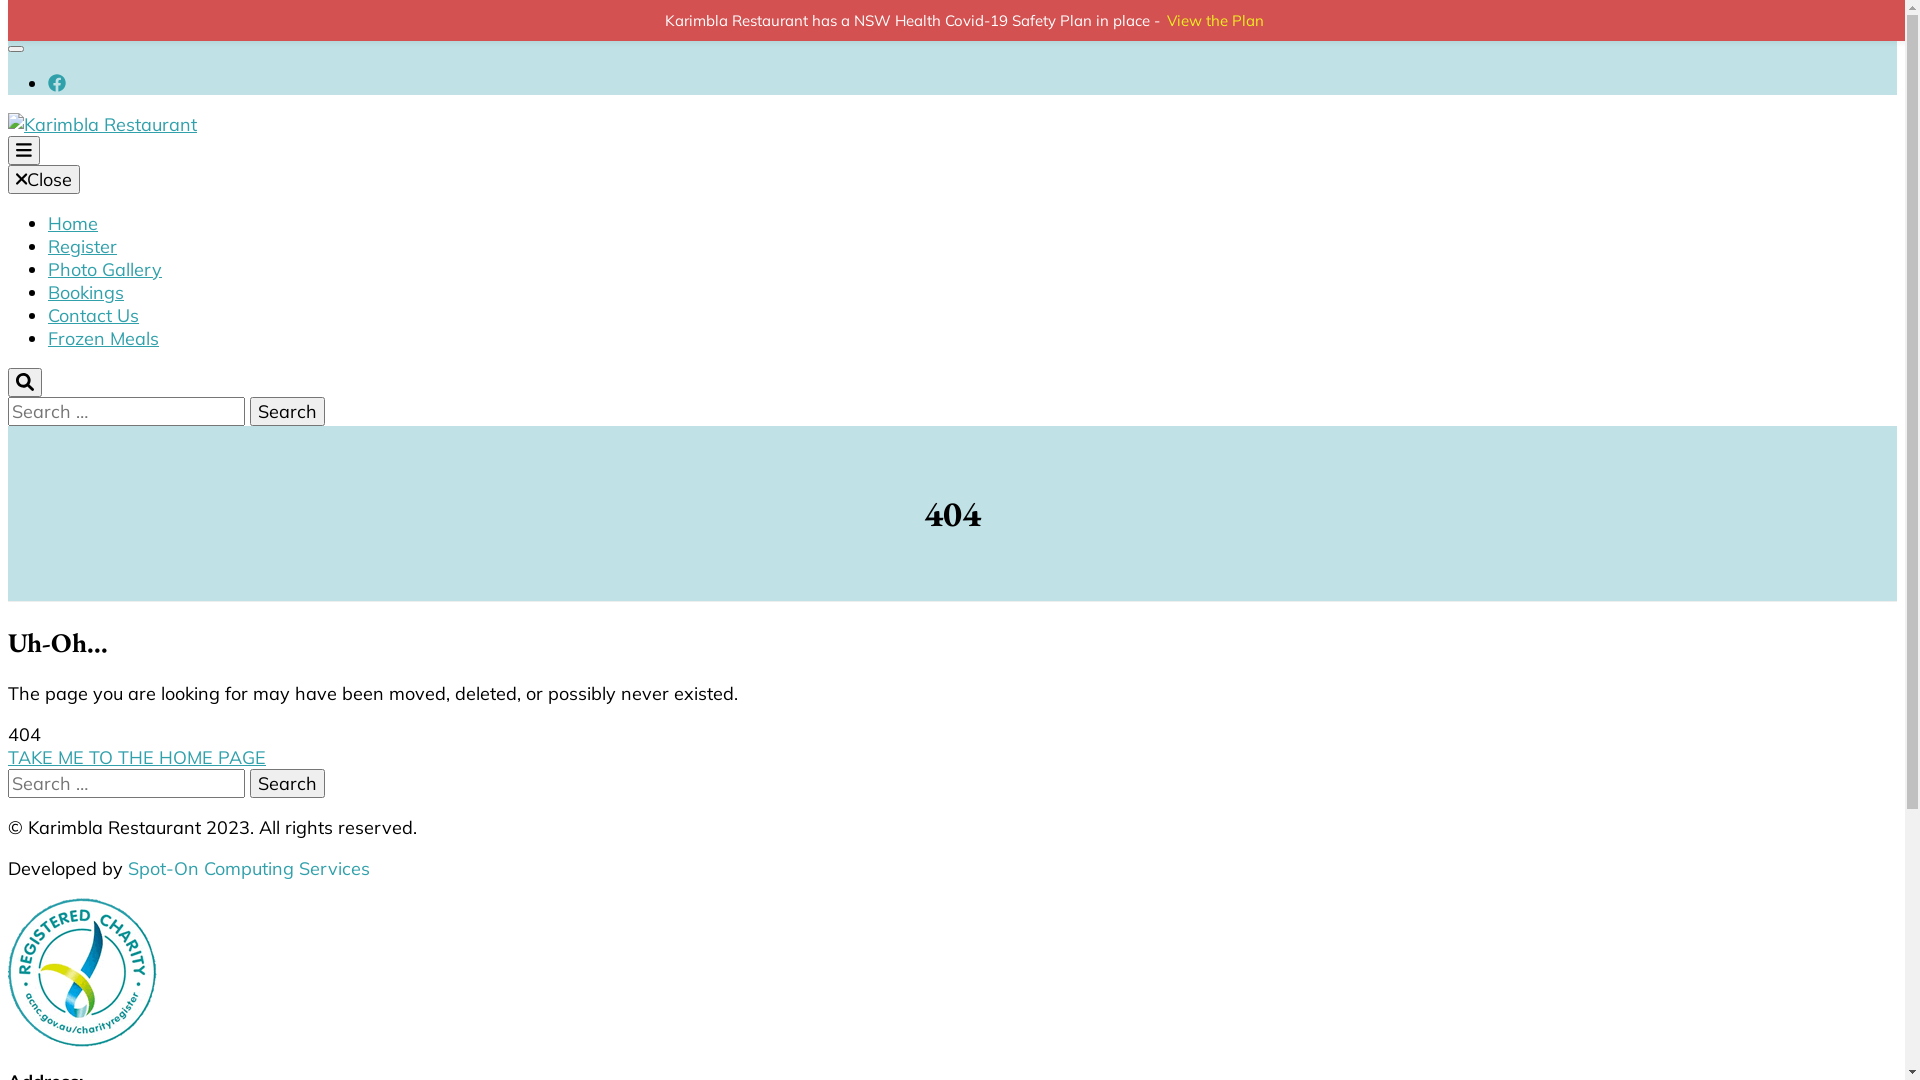 This screenshot has height=1080, width=1920. Describe the element at coordinates (248, 867) in the screenshot. I see `'Spot-On Computing Services'` at that location.